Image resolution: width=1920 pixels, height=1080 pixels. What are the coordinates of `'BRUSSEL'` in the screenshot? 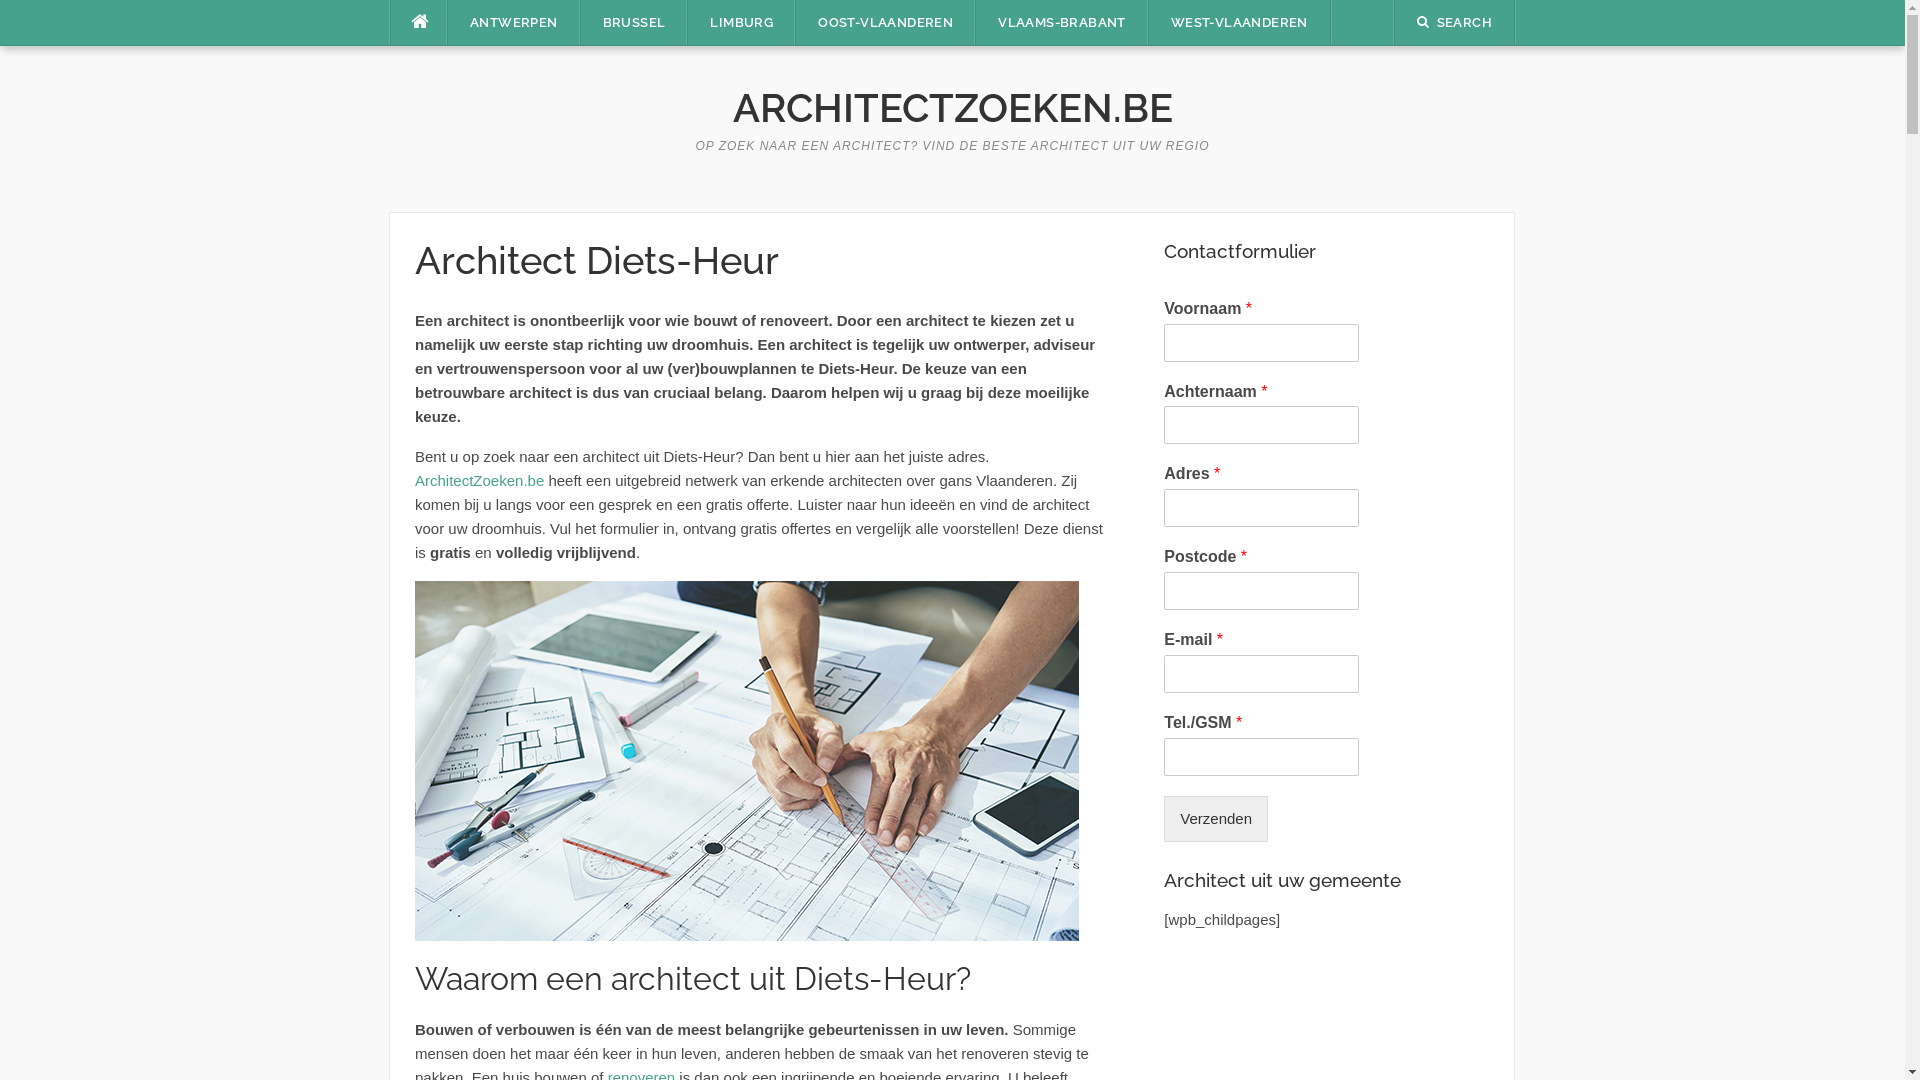 It's located at (579, 23).